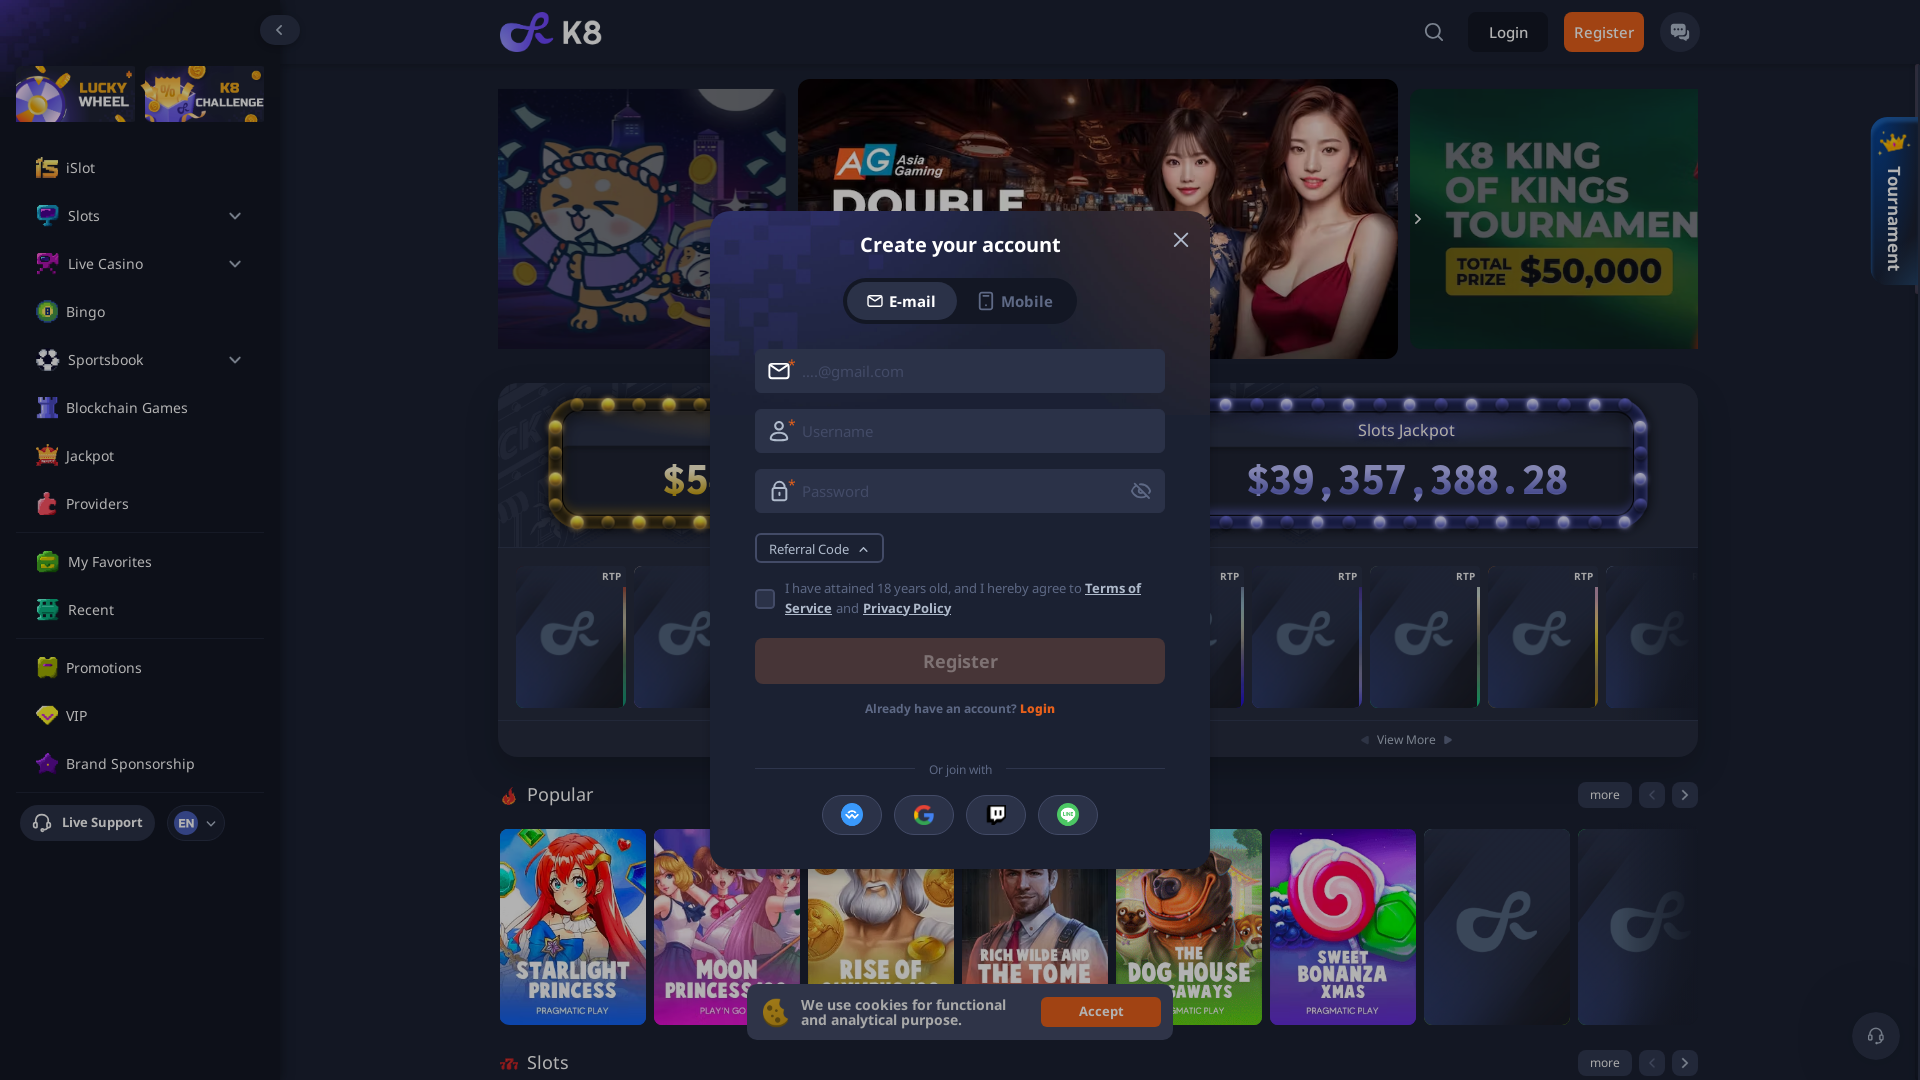  What do you see at coordinates (1577, 926) in the screenshot?
I see `'xWays Hoarder xSplit DX1'` at bounding box center [1577, 926].